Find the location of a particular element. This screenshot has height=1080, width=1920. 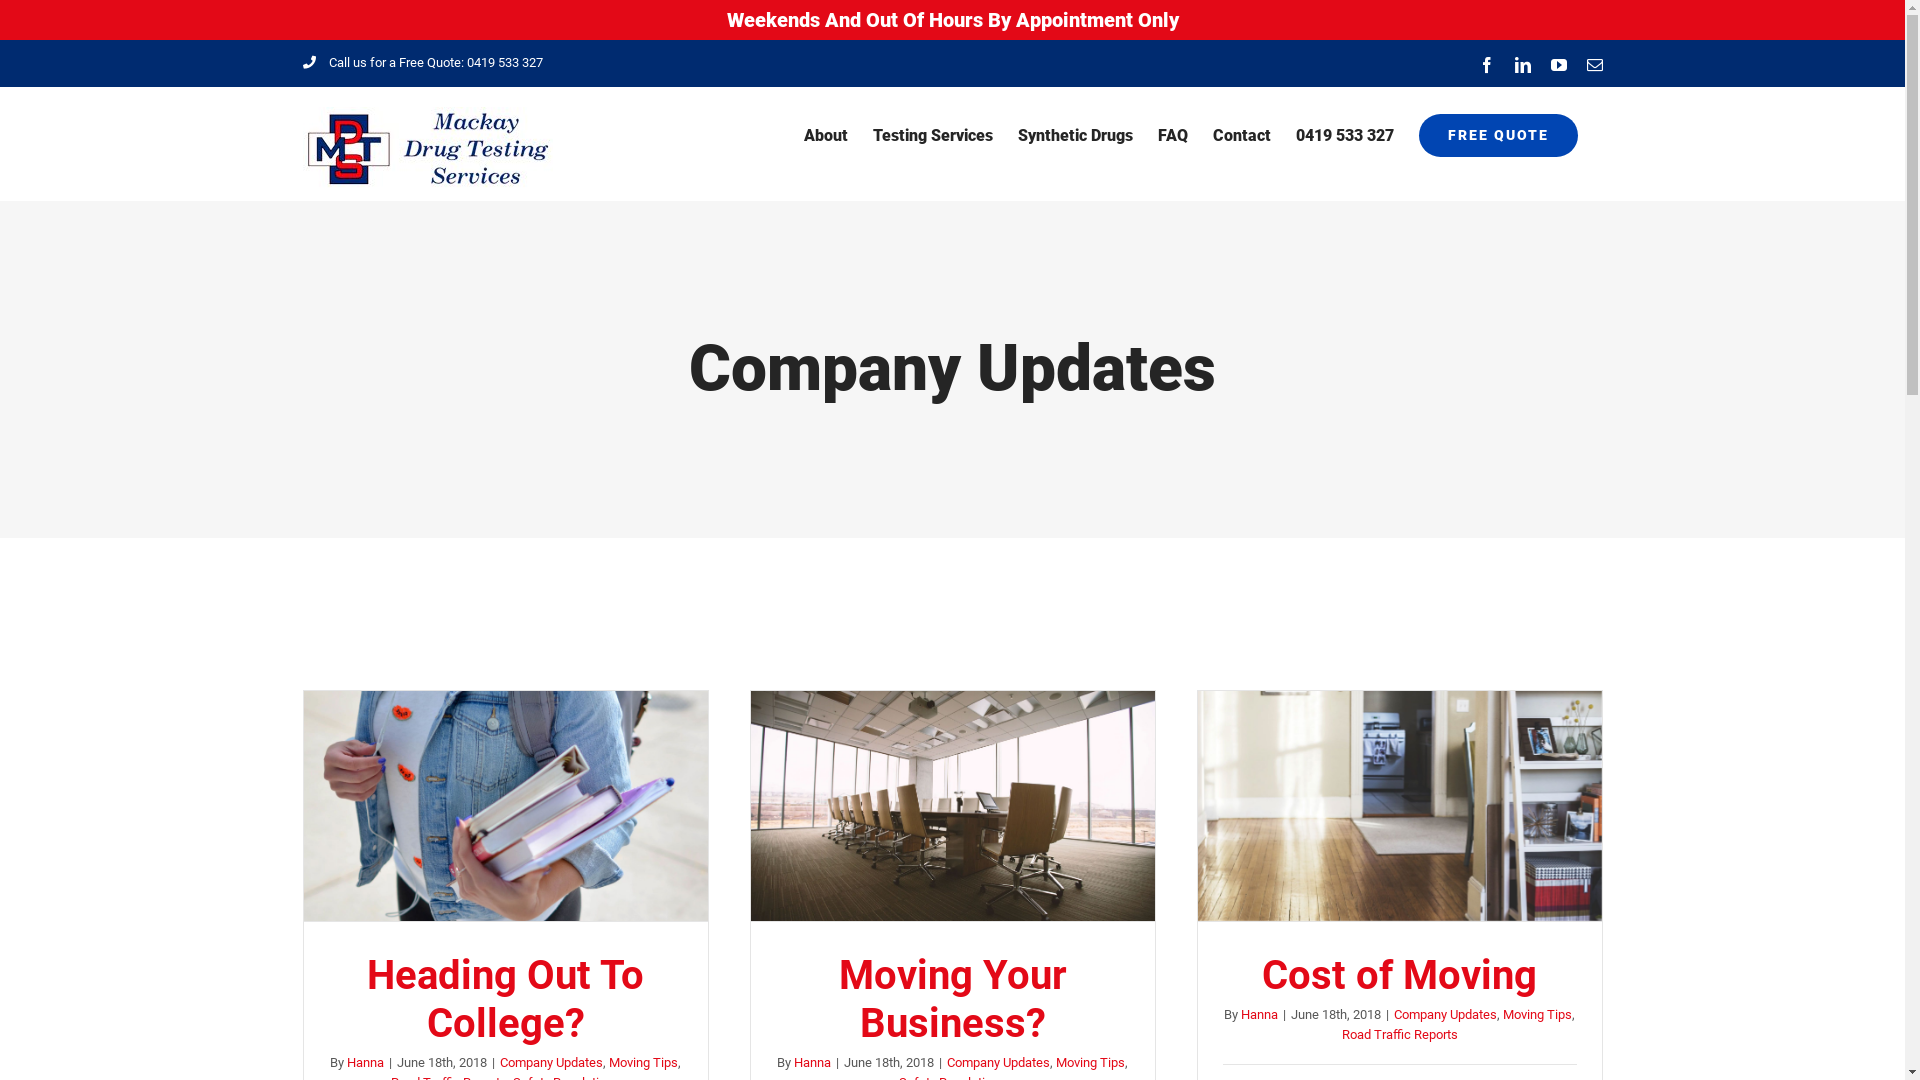

'Facebook' is located at coordinates (1486, 63).